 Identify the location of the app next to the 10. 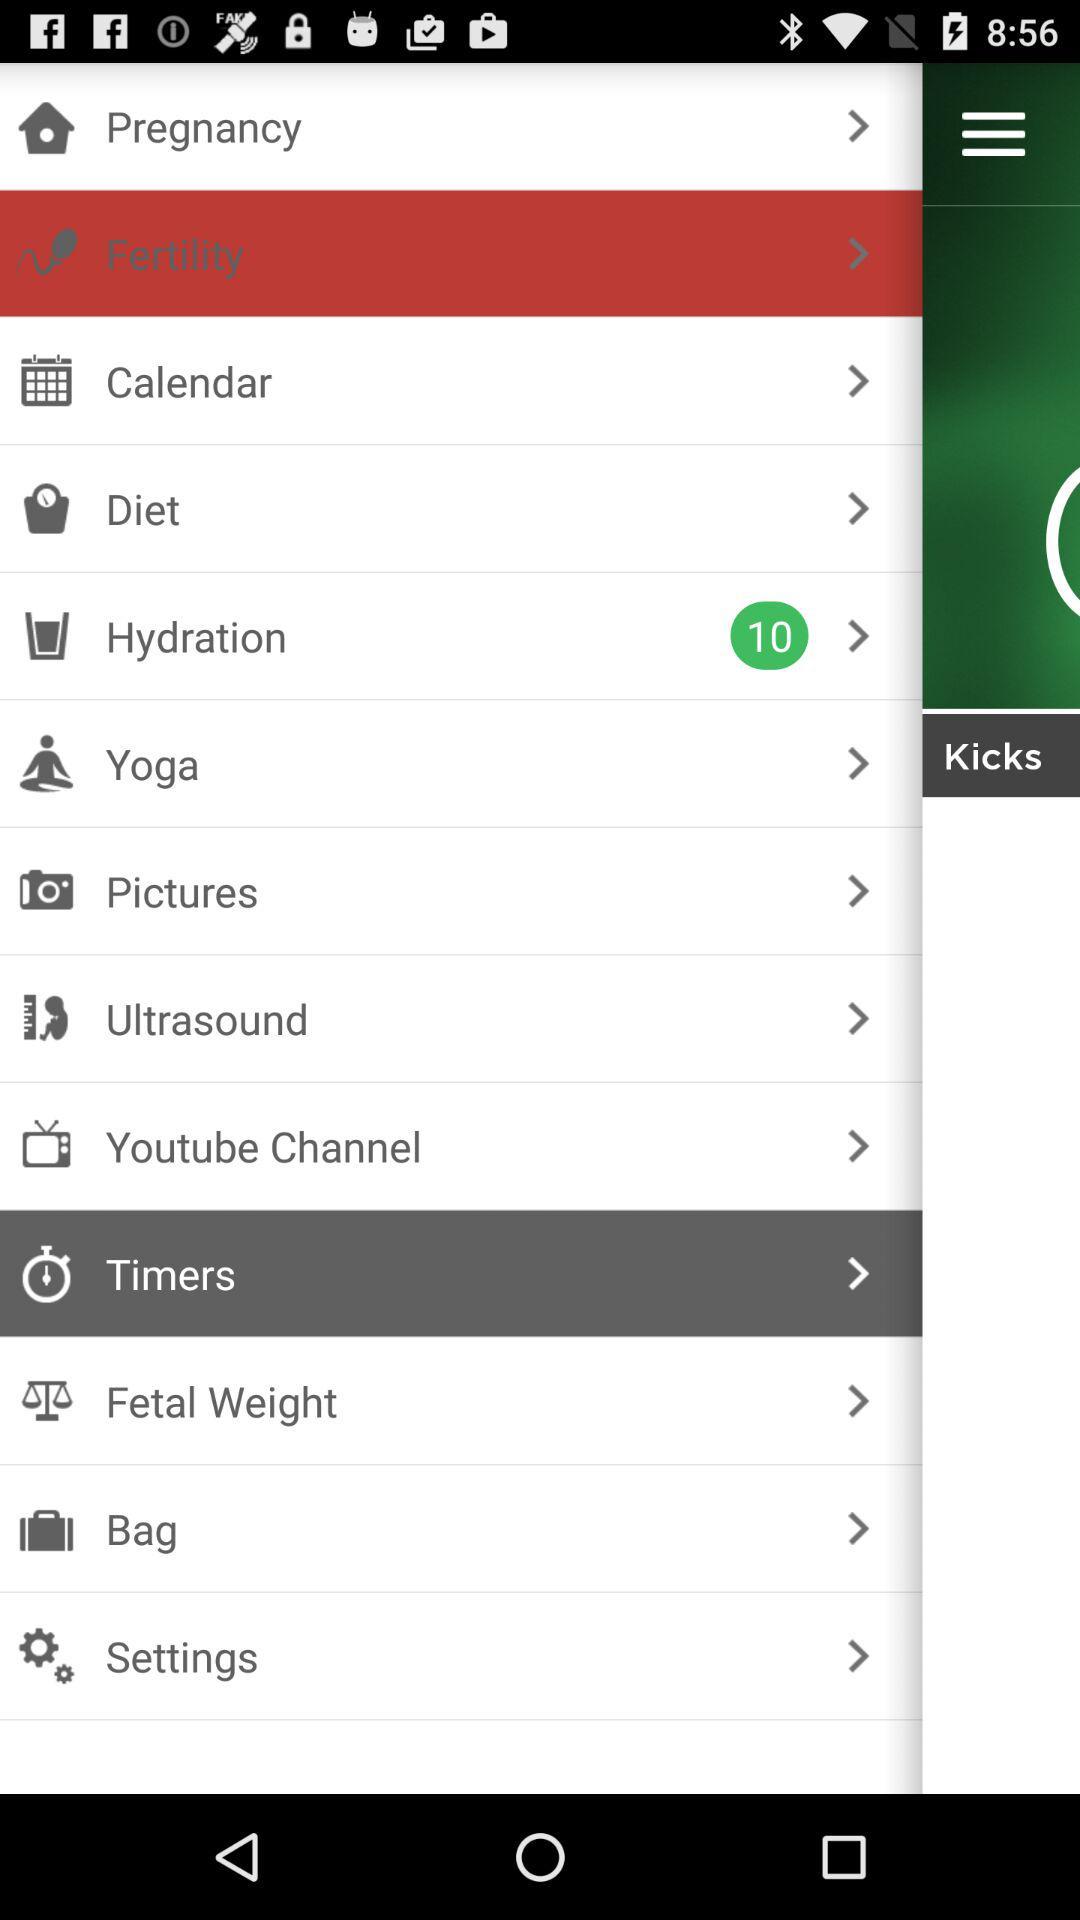
(417, 634).